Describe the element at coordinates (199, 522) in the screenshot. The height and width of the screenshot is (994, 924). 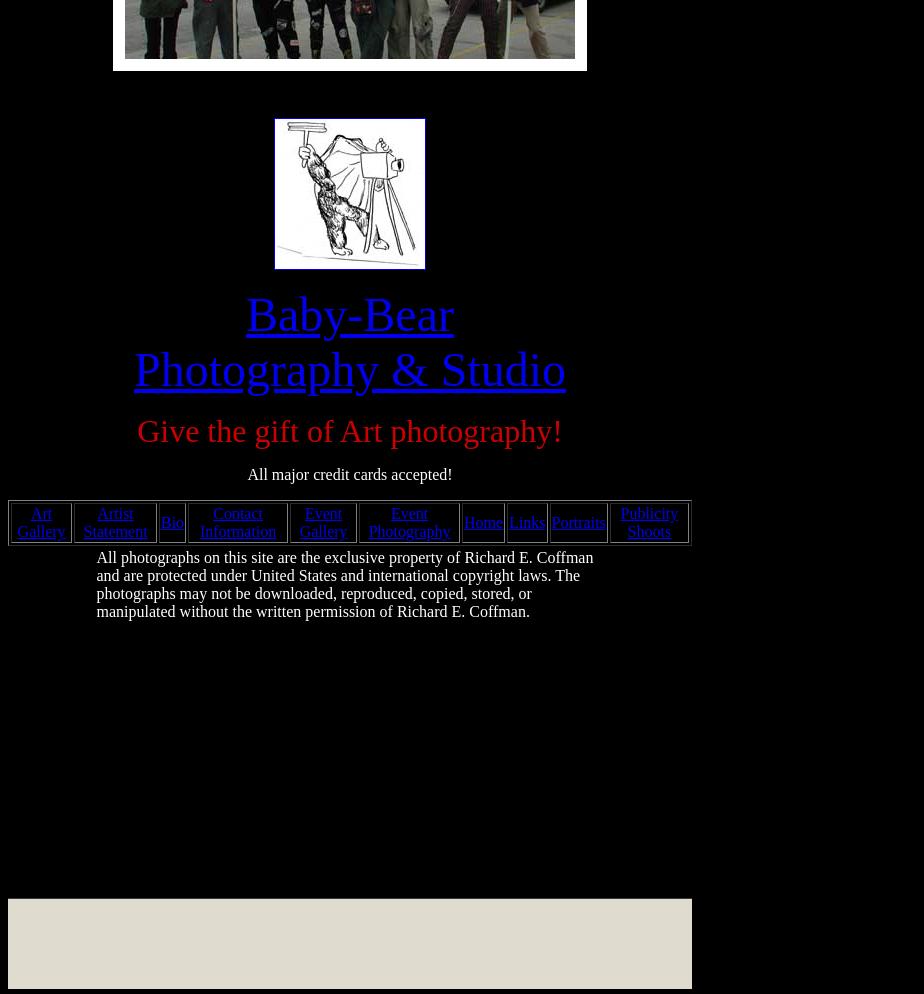
I see `'Contact Information'` at that location.